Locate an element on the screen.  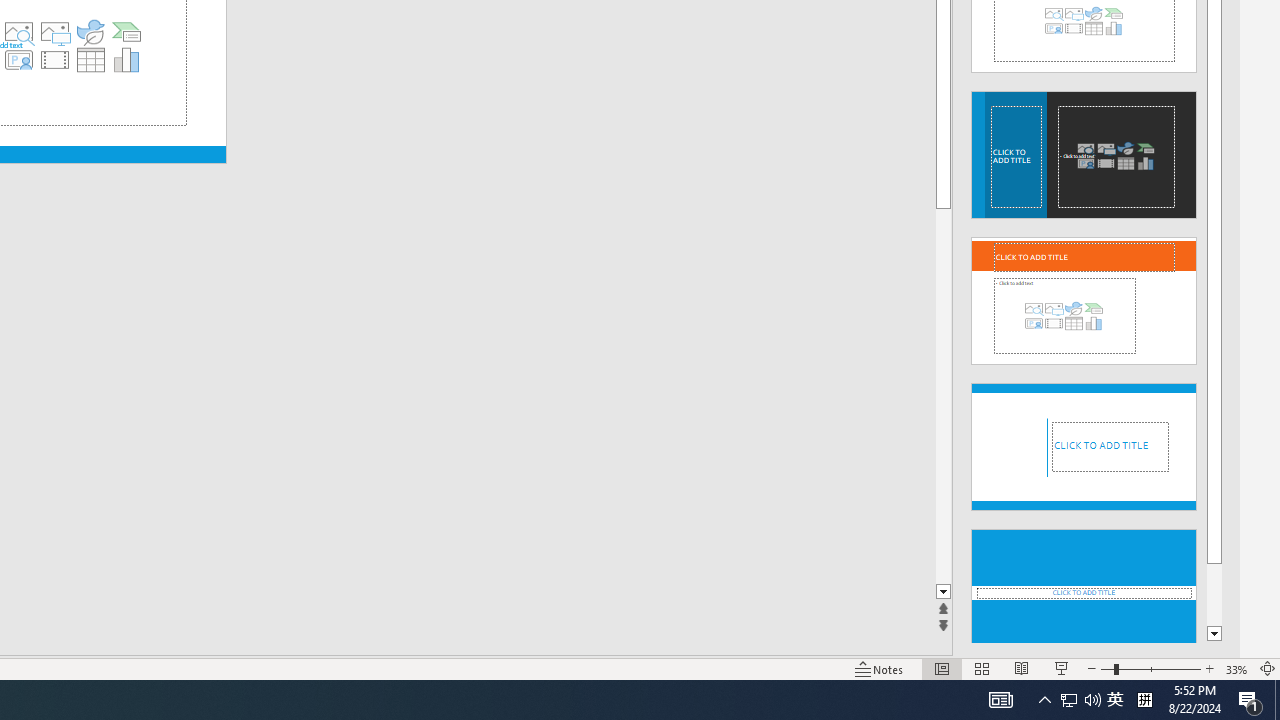
'Insert a SmartArt Graphic' is located at coordinates (126, 32).